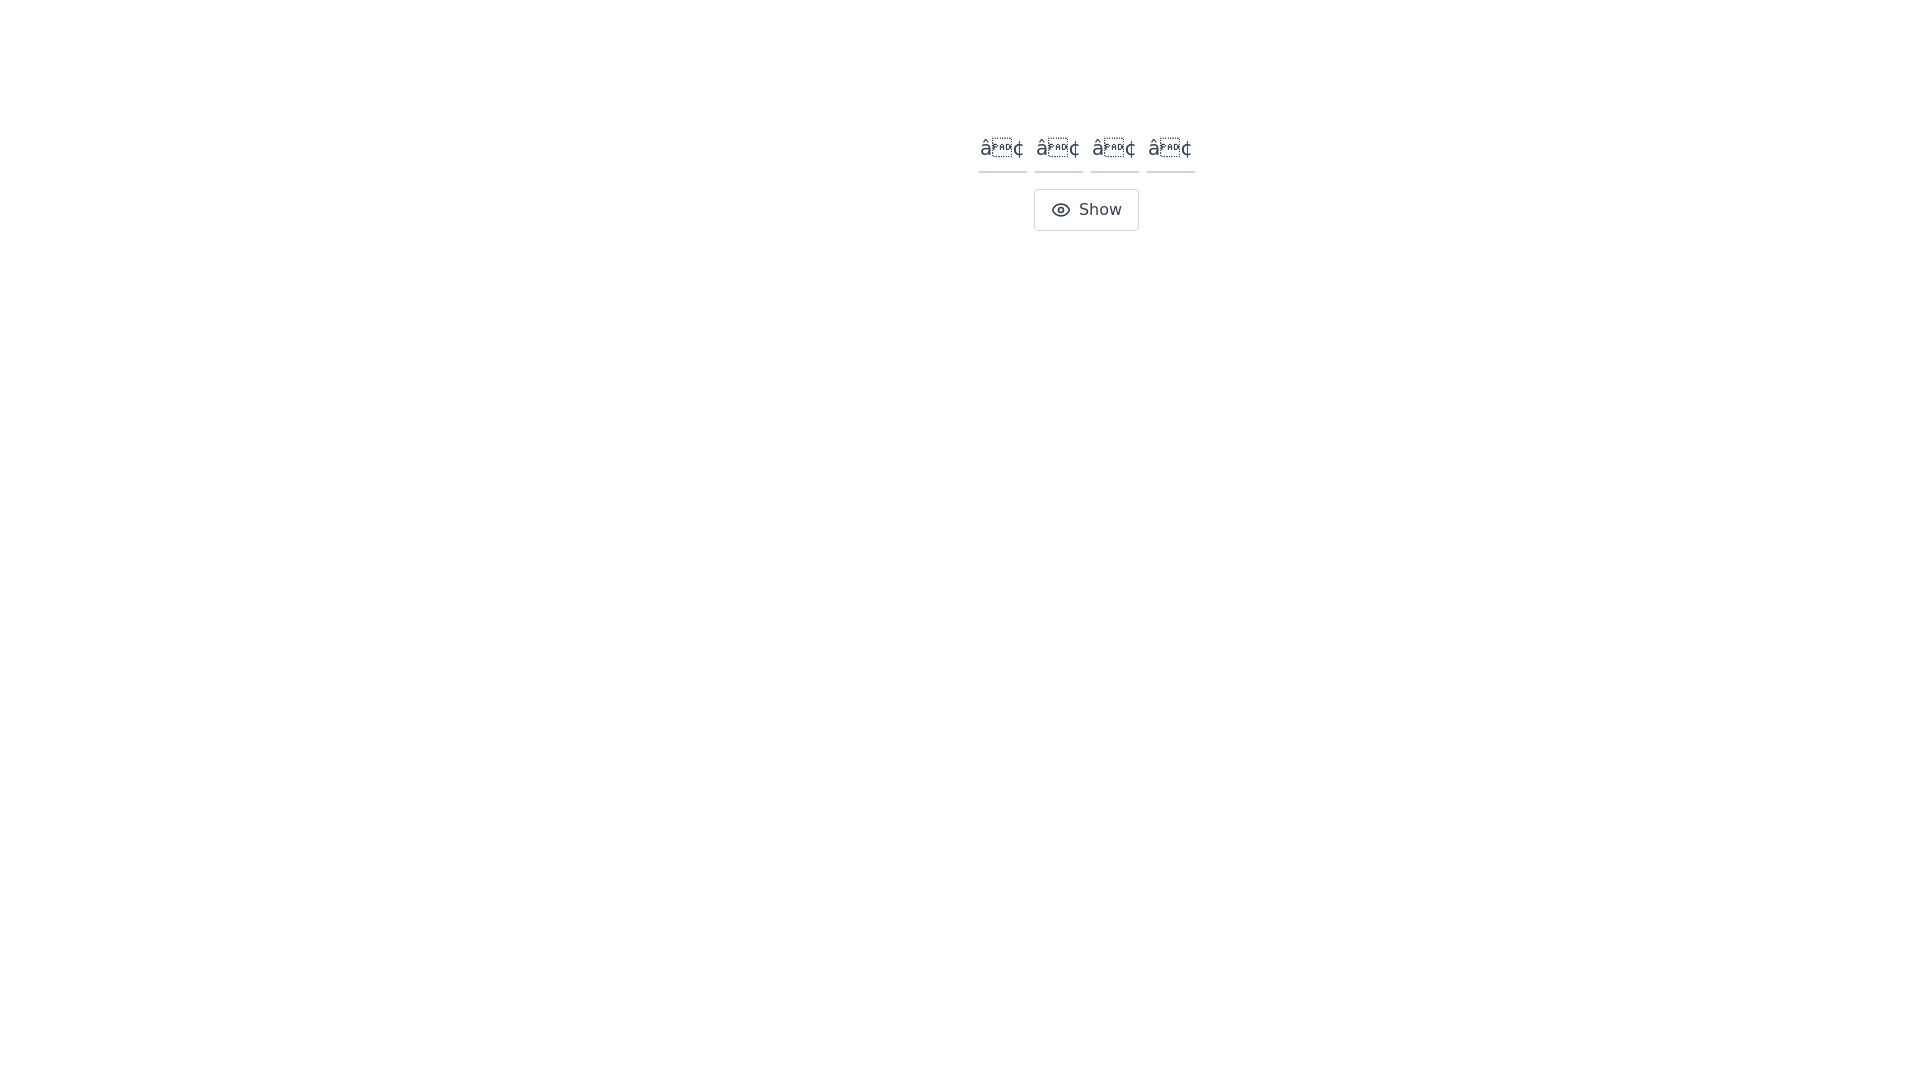 The height and width of the screenshot is (1080, 1920). Describe the element at coordinates (1002, 148) in the screenshot. I see `the first text input field, which is square-shaped with a gray border and blue highlighting when focused, to focus on this input box` at that location.